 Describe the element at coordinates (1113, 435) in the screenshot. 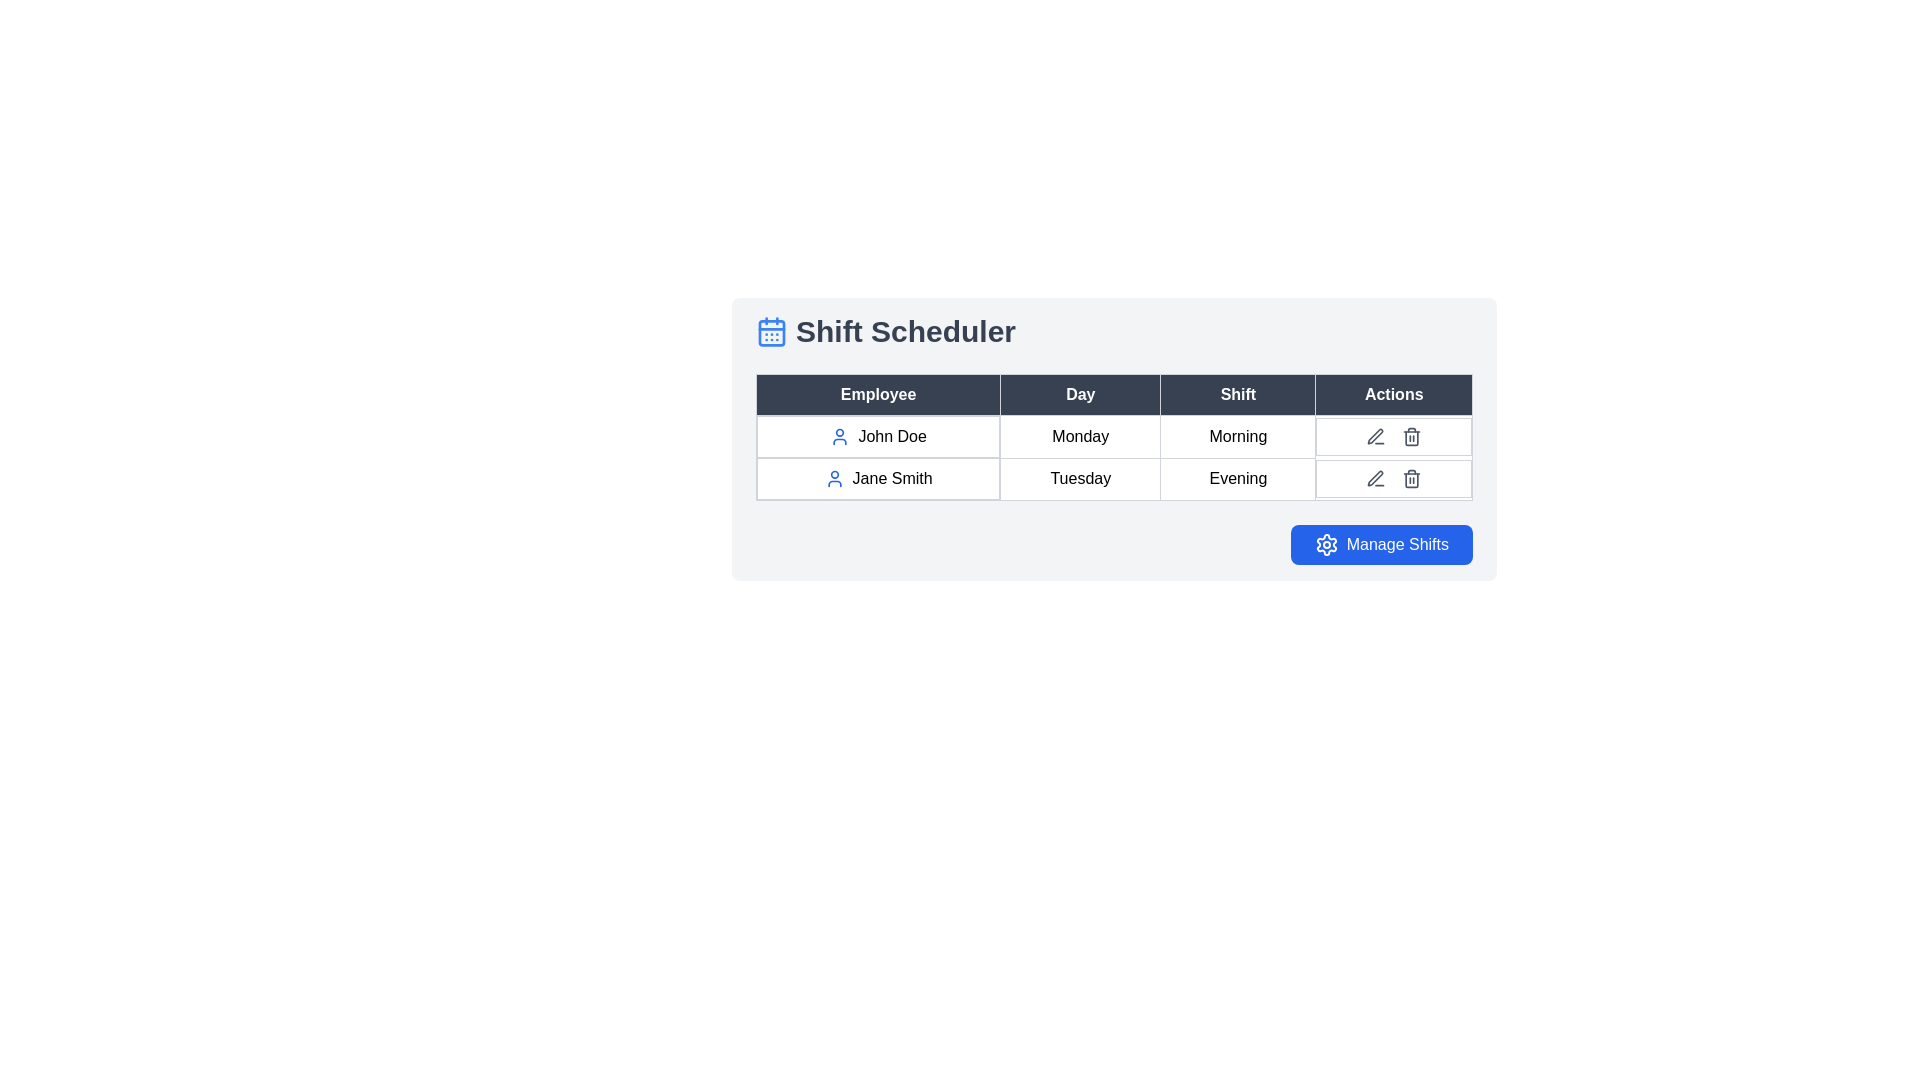

I see `the first row in the 'Shift Scheduler' table that displays 'John Doe' in the 'Employee' column, 'Monday' in the 'Day' column, and 'Morning' in the 'Shift' column` at that location.